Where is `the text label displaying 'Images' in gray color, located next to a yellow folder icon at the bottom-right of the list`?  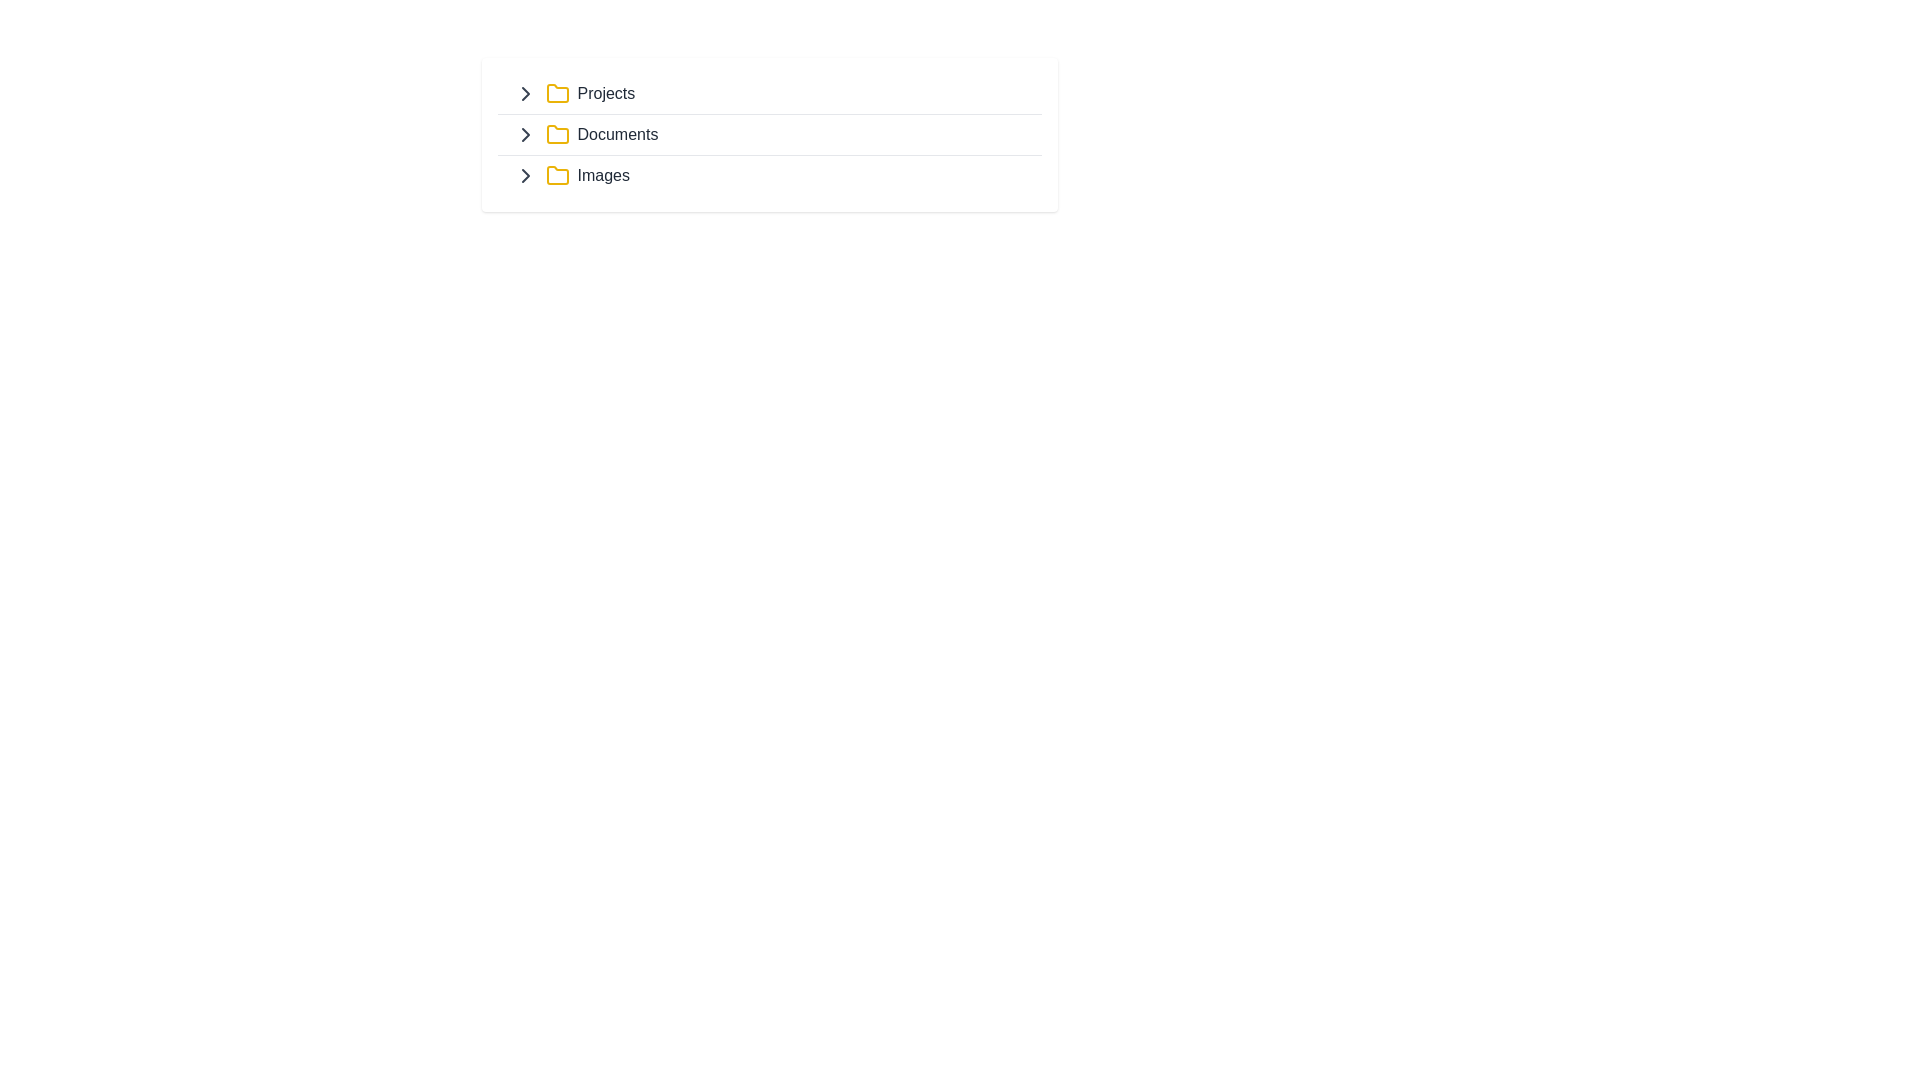
the text label displaying 'Images' in gray color, located next to a yellow folder icon at the bottom-right of the list is located at coordinates (602, 175).